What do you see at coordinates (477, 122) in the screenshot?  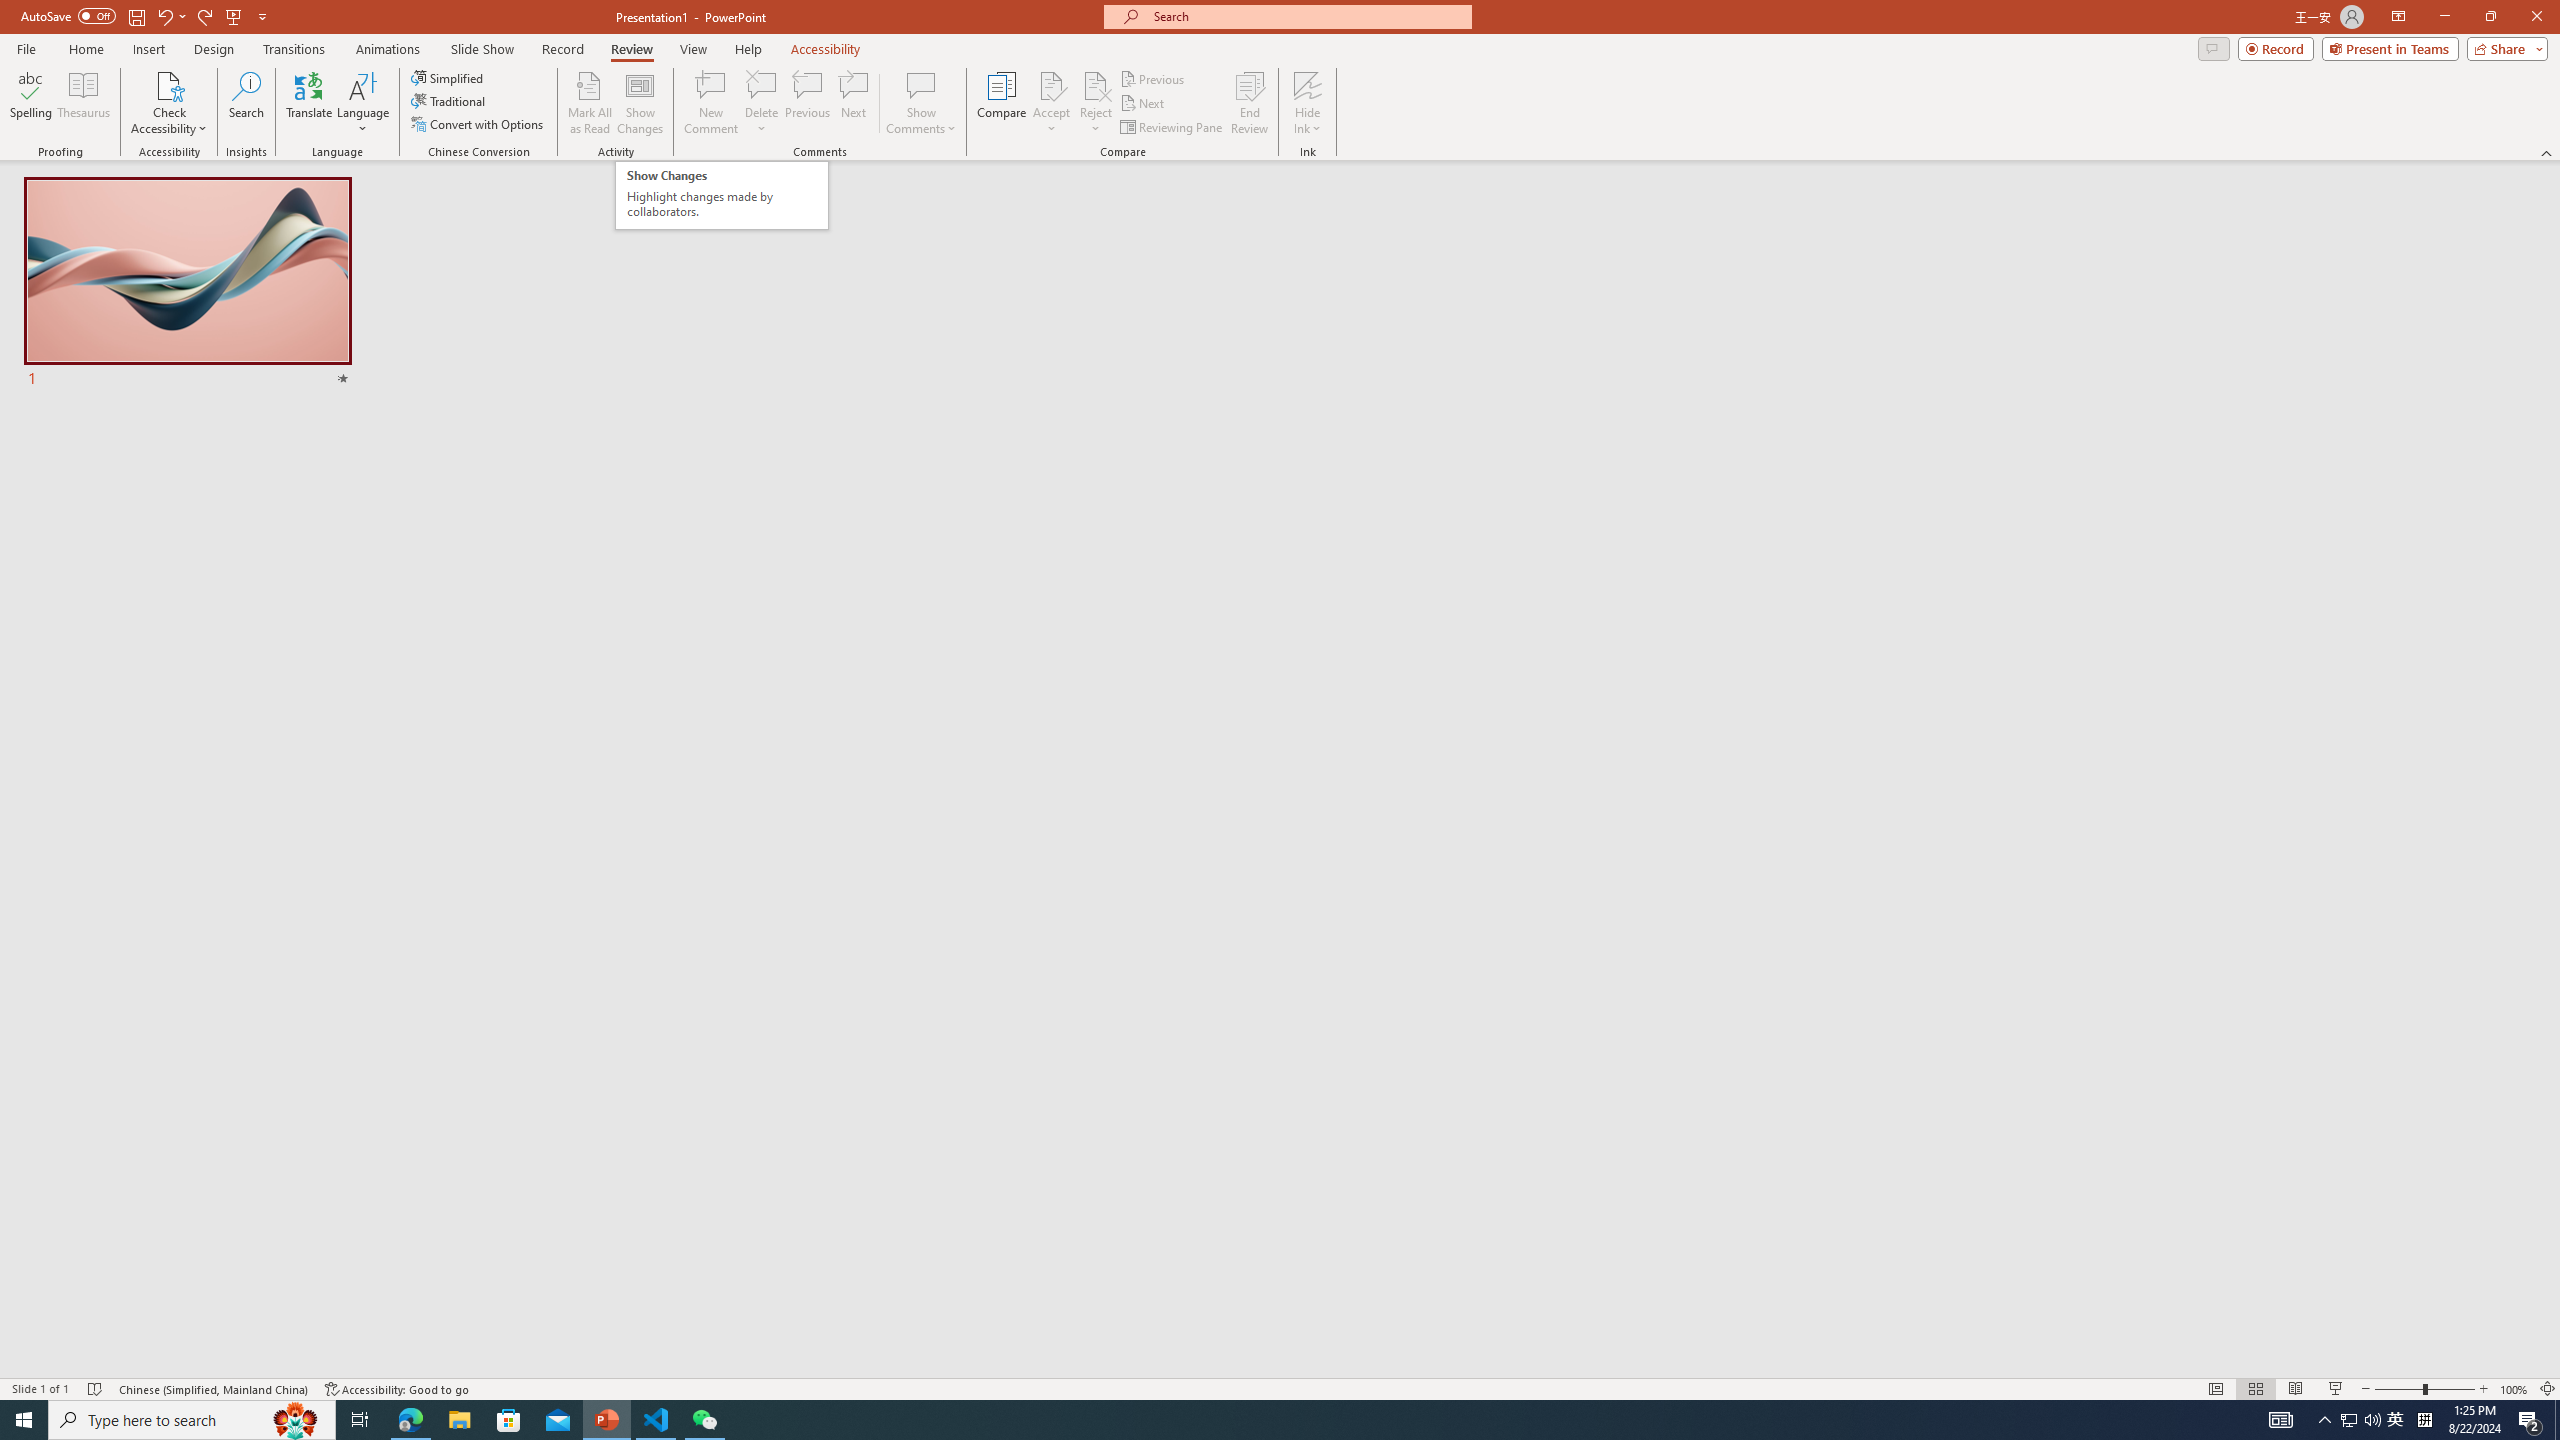 I see `'Convert with Options...'` at bounding box center [477, 122].